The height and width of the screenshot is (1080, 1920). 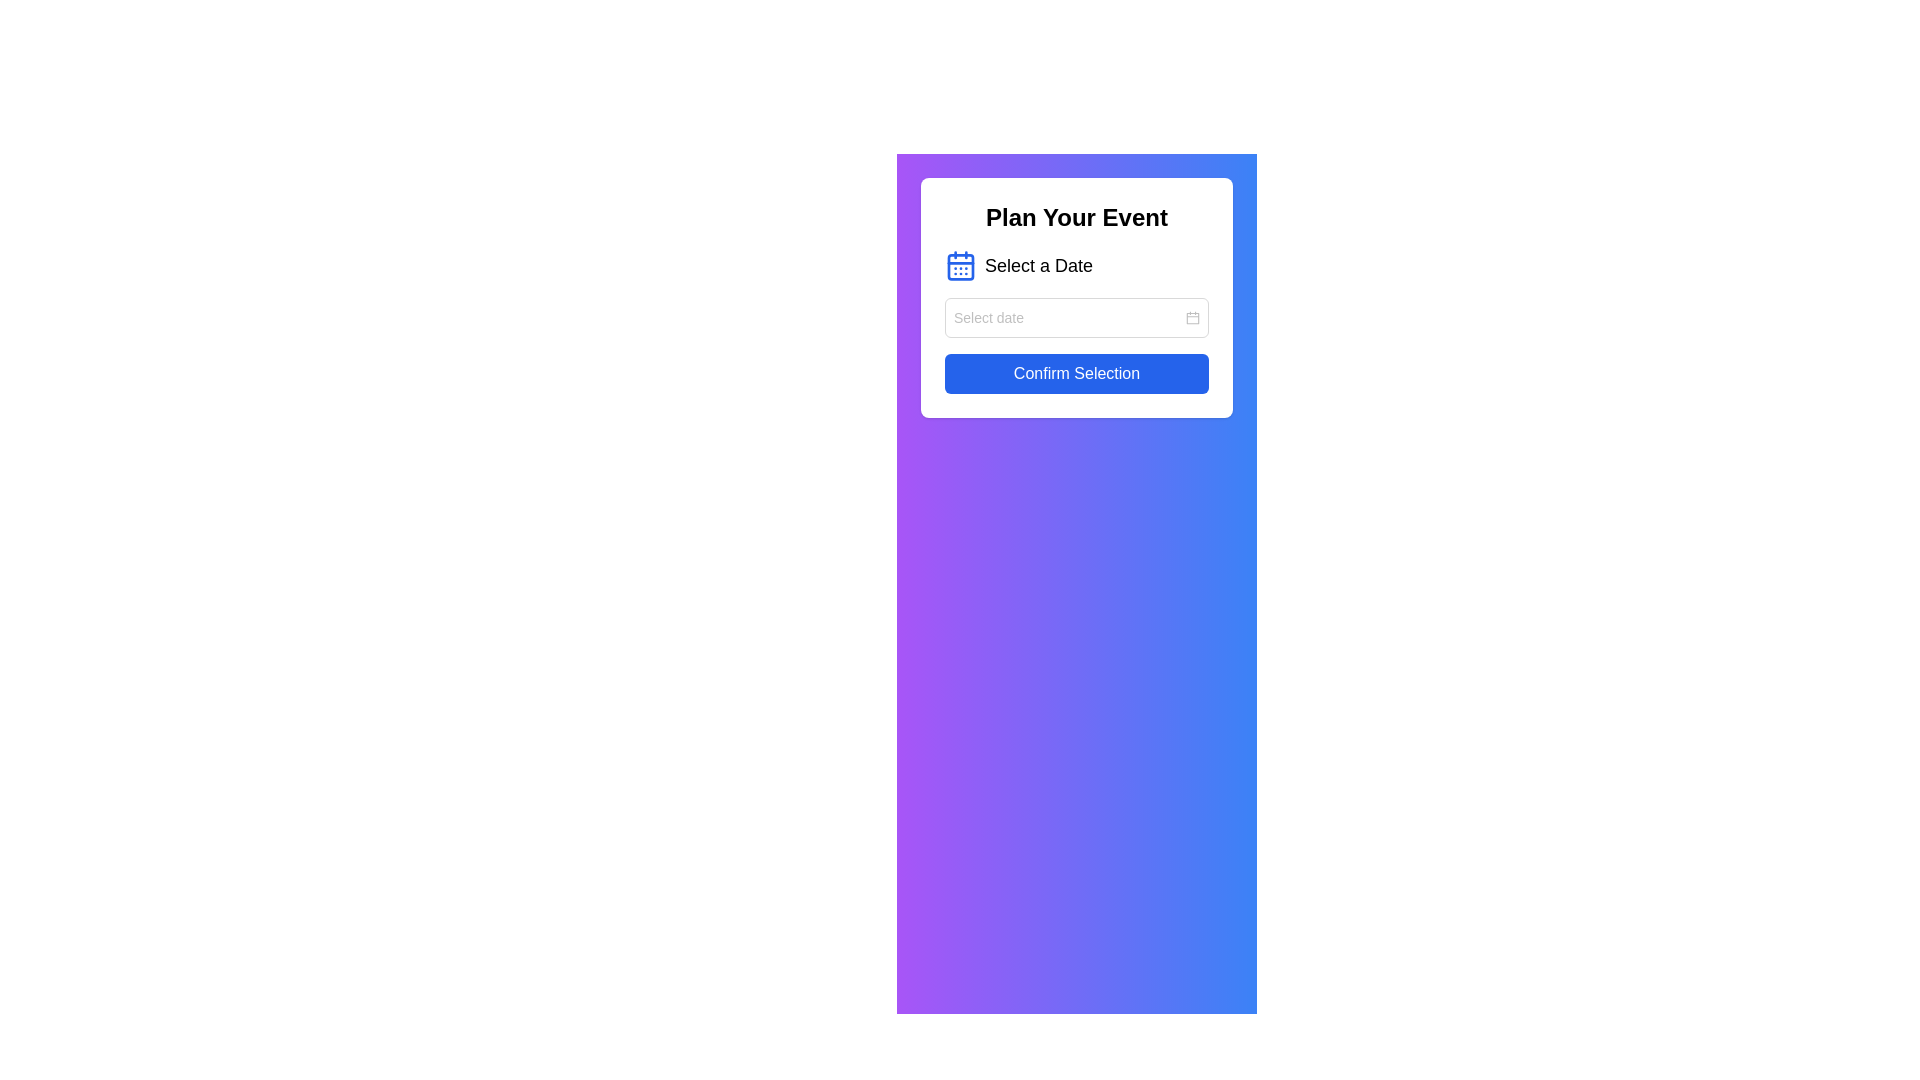 What do you see at coordinates (1075, 374) in the screenshot?
I see `the confirmation button located at the bottom of the 'Plan Your Event' card to finalize the event date selection` at bounding box center [1075, 374].